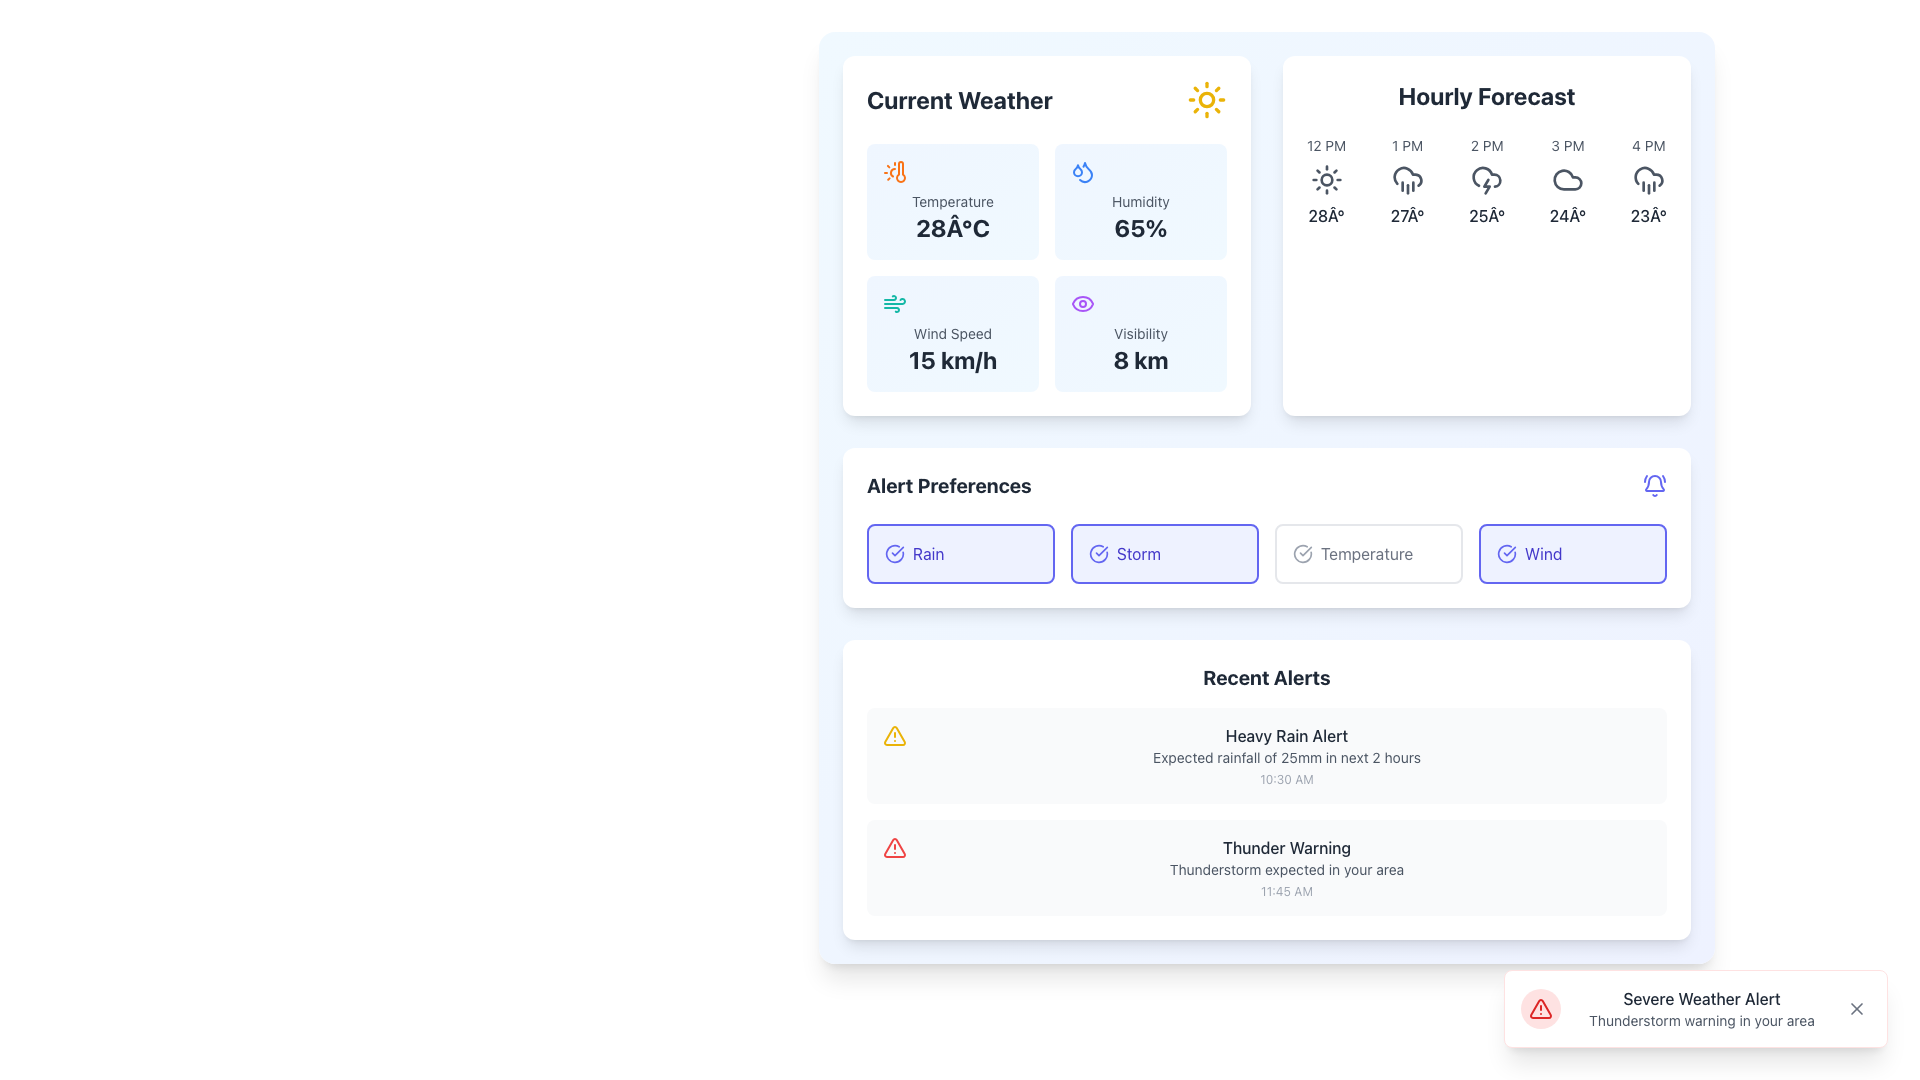 The height and width of the screenshot is (1080, 1920). What do you see at coordinates (1487, 145) in the screenshot?
I see `the '2 PM' text label in the 'Hourly Forecast' section, which is styled in a small sans-serif font and has a gray color palette` at bounding box center [1487, 145].